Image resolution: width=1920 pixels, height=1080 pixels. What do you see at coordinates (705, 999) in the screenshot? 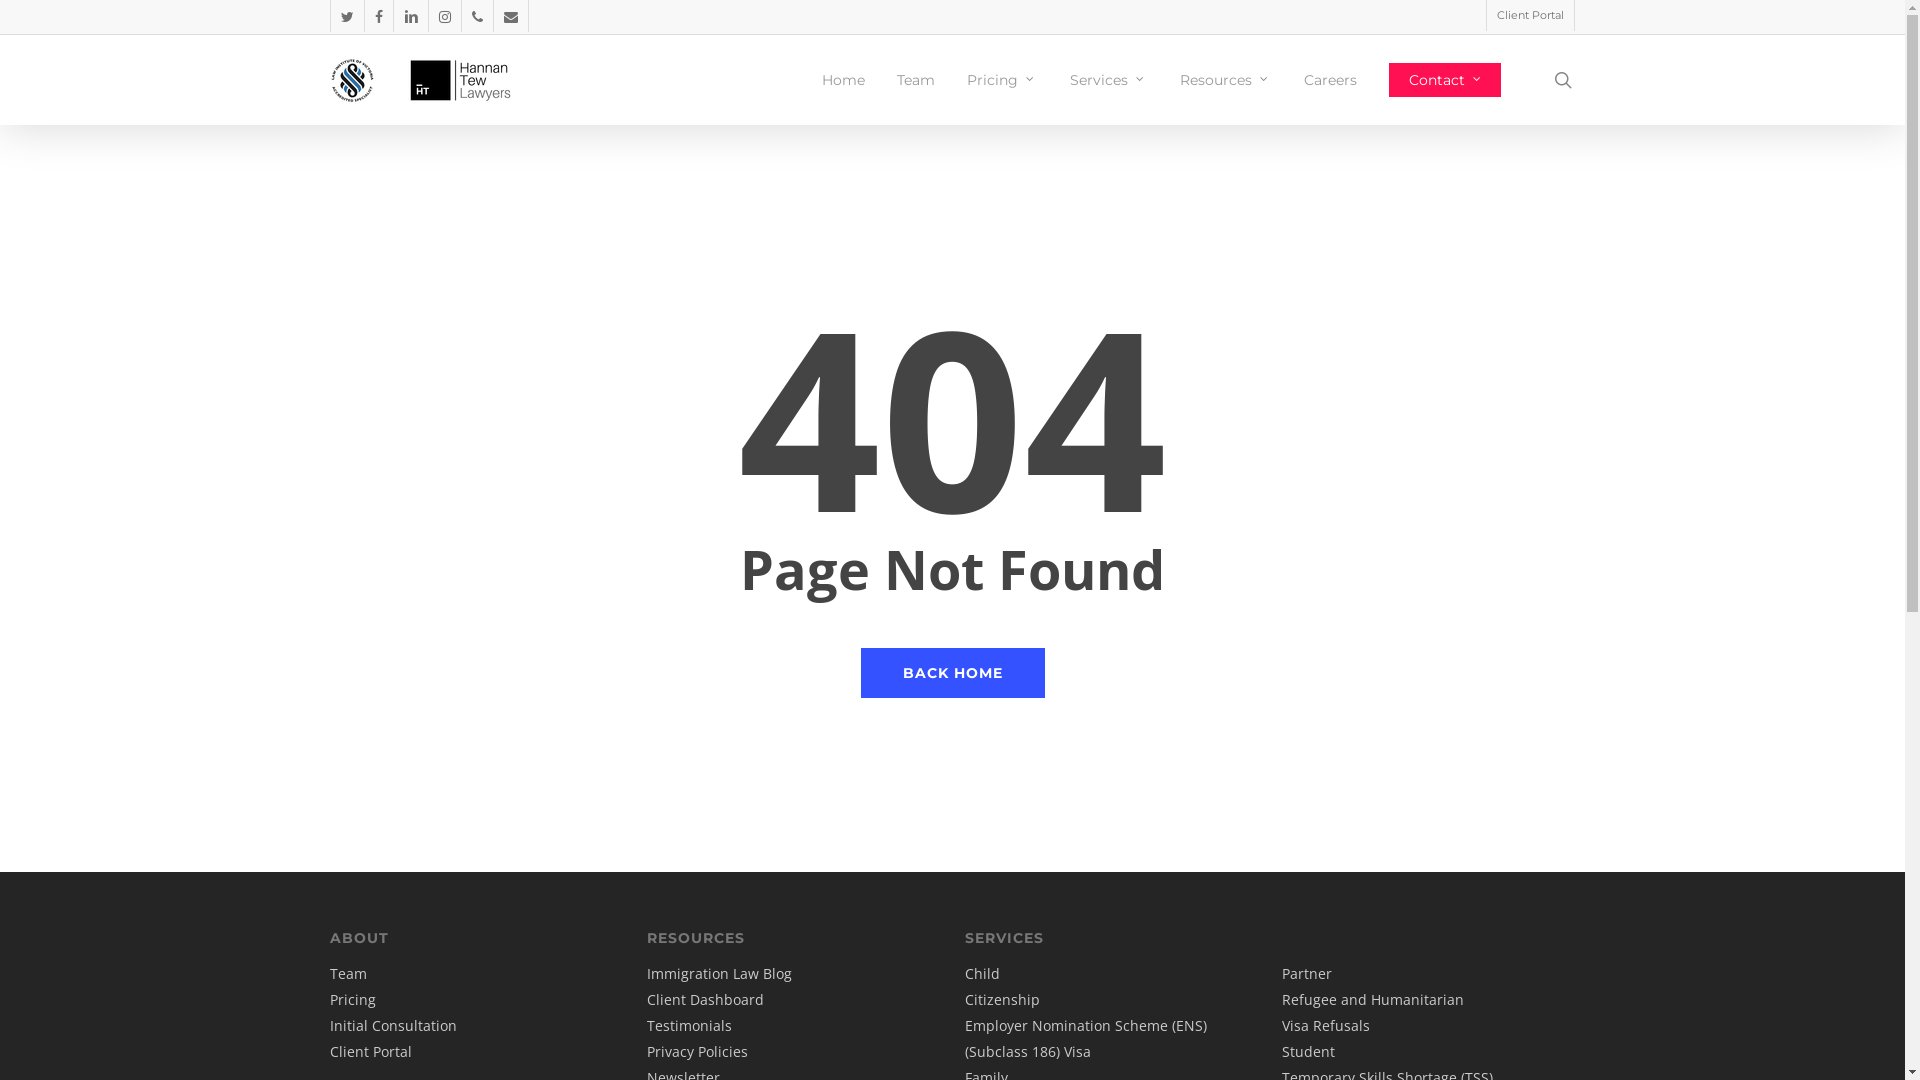
I see `'Client Dashboard'` at bounding box center [705, 999].